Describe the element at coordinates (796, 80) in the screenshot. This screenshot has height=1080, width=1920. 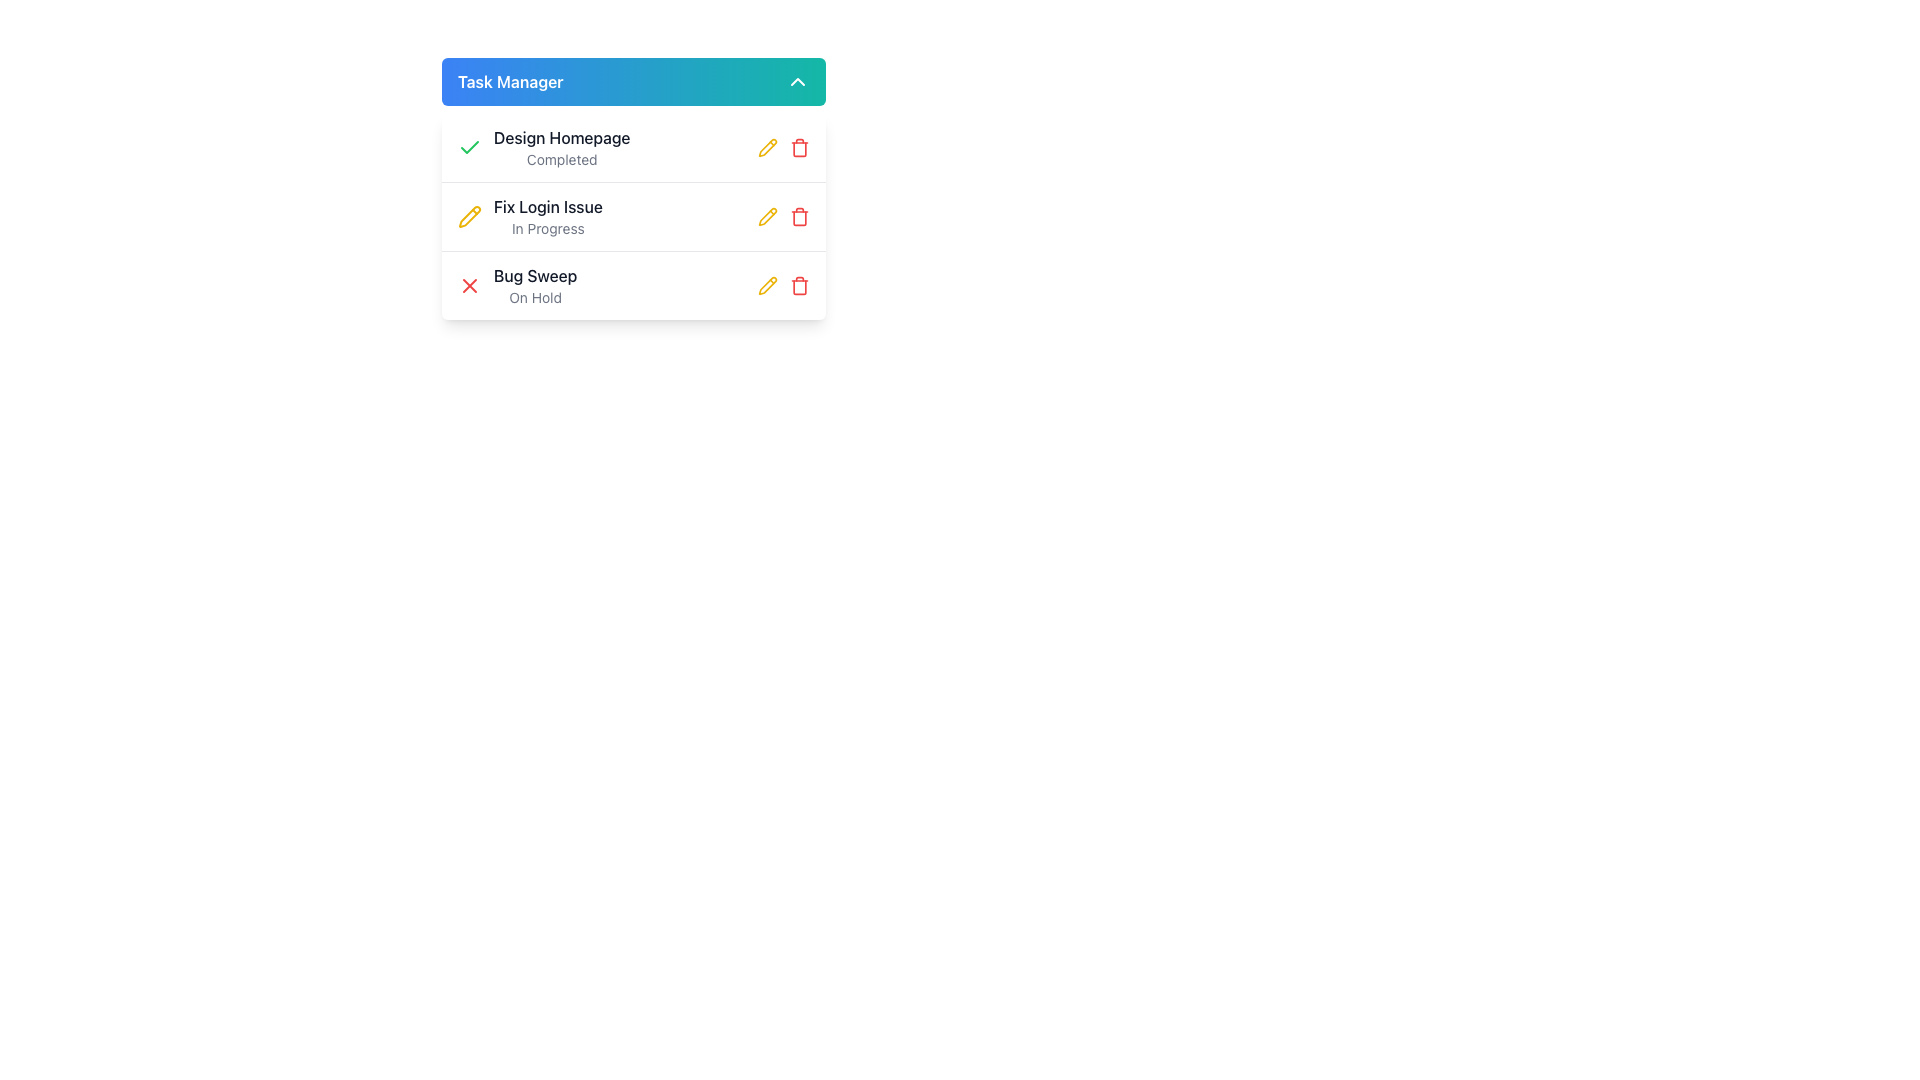
I see `the downward-pointing chevron icon button located at the top-right corner of the 'Task Manager' header bar` at that location.